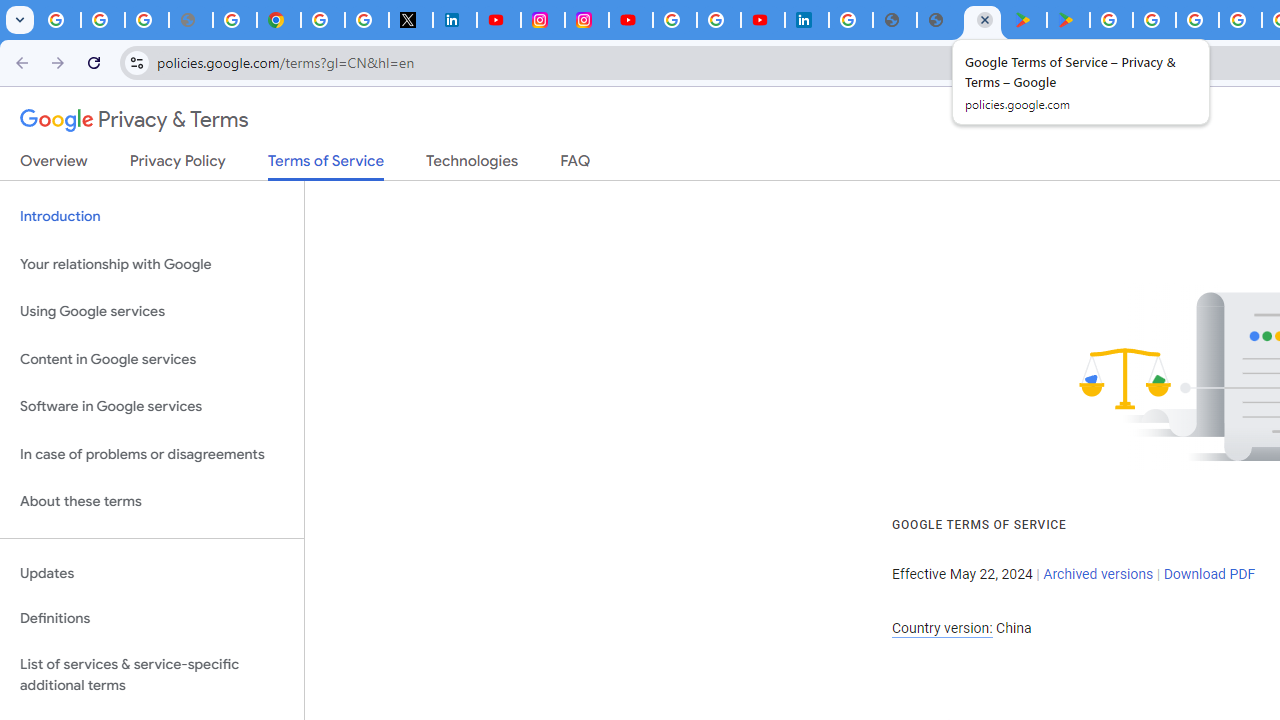 This screenshot has height=720, width=1280. I want to click on 'LinkedIn Privacy Policy', so click(454, 20).